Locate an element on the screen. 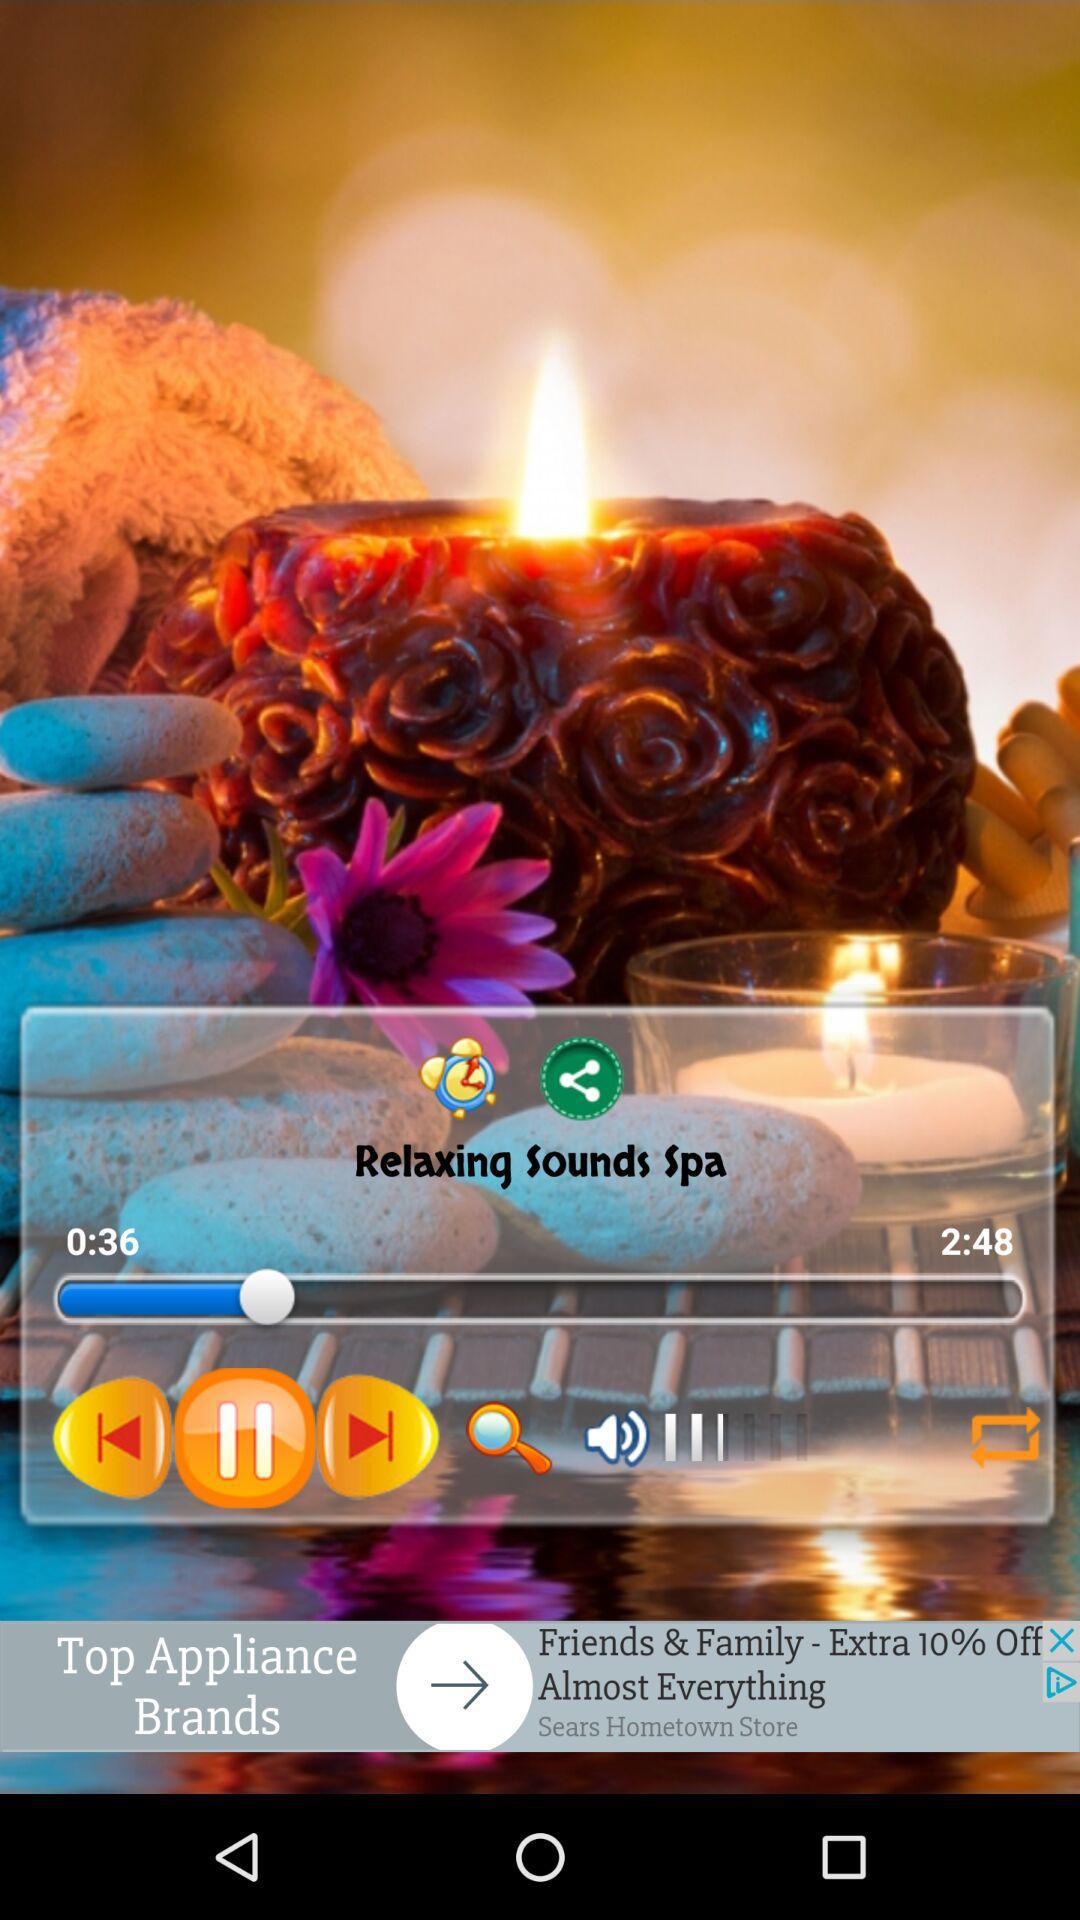  switch pause/play option is located at coordinates (243, 1437).